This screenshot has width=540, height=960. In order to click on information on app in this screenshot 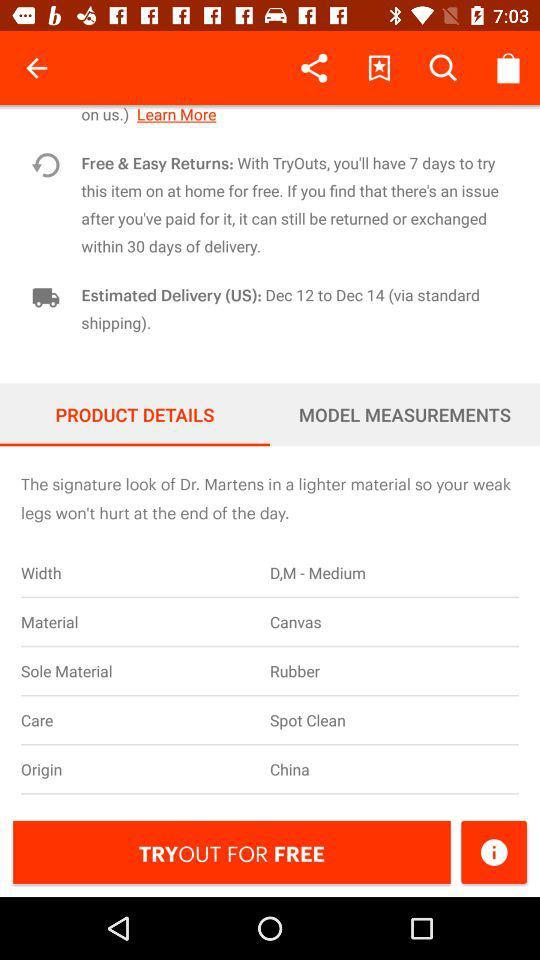, I will do `click(493, 851)`.